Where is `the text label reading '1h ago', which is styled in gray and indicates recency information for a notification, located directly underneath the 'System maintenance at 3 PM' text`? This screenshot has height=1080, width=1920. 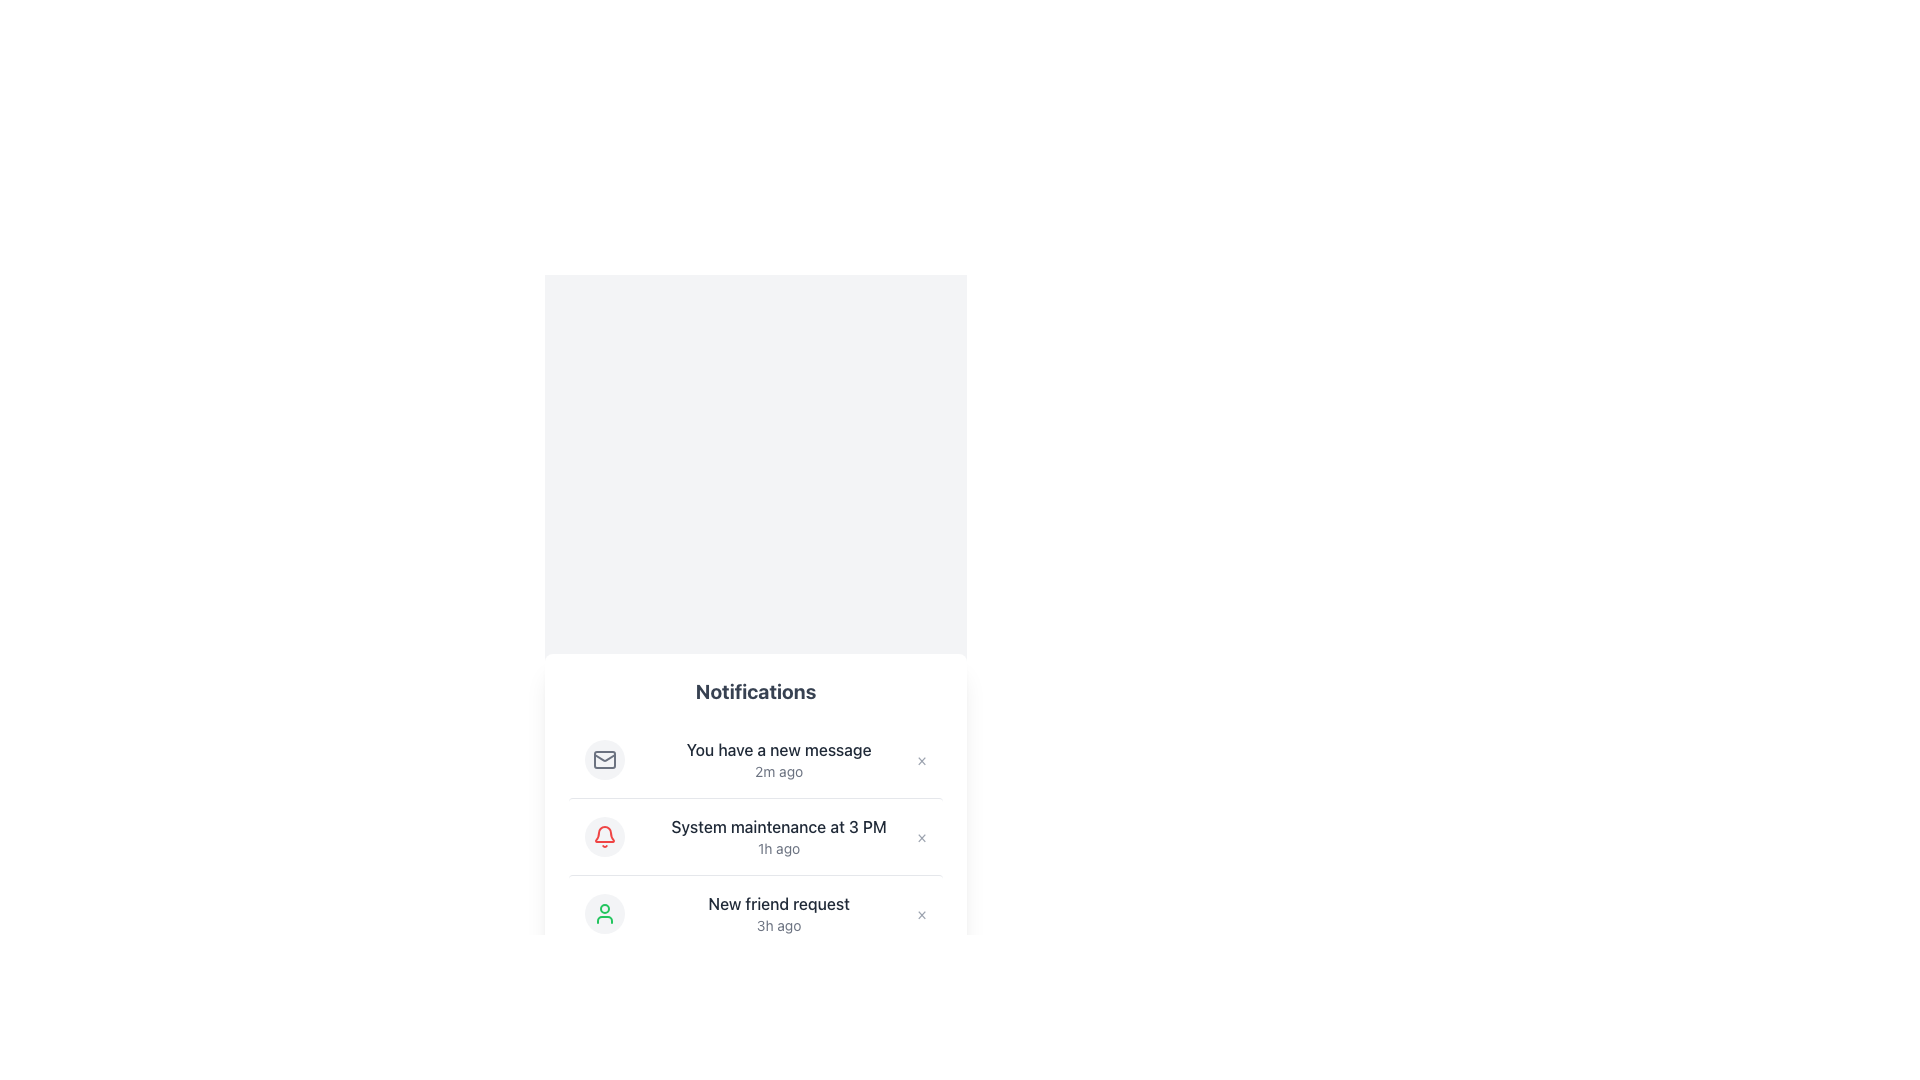 the text label reading '1h ago', which is styled in gray and indicates recency information for a notification, located directly underneath the 'System maintenance at 3 PM' text is located at coordinates (778, 848).